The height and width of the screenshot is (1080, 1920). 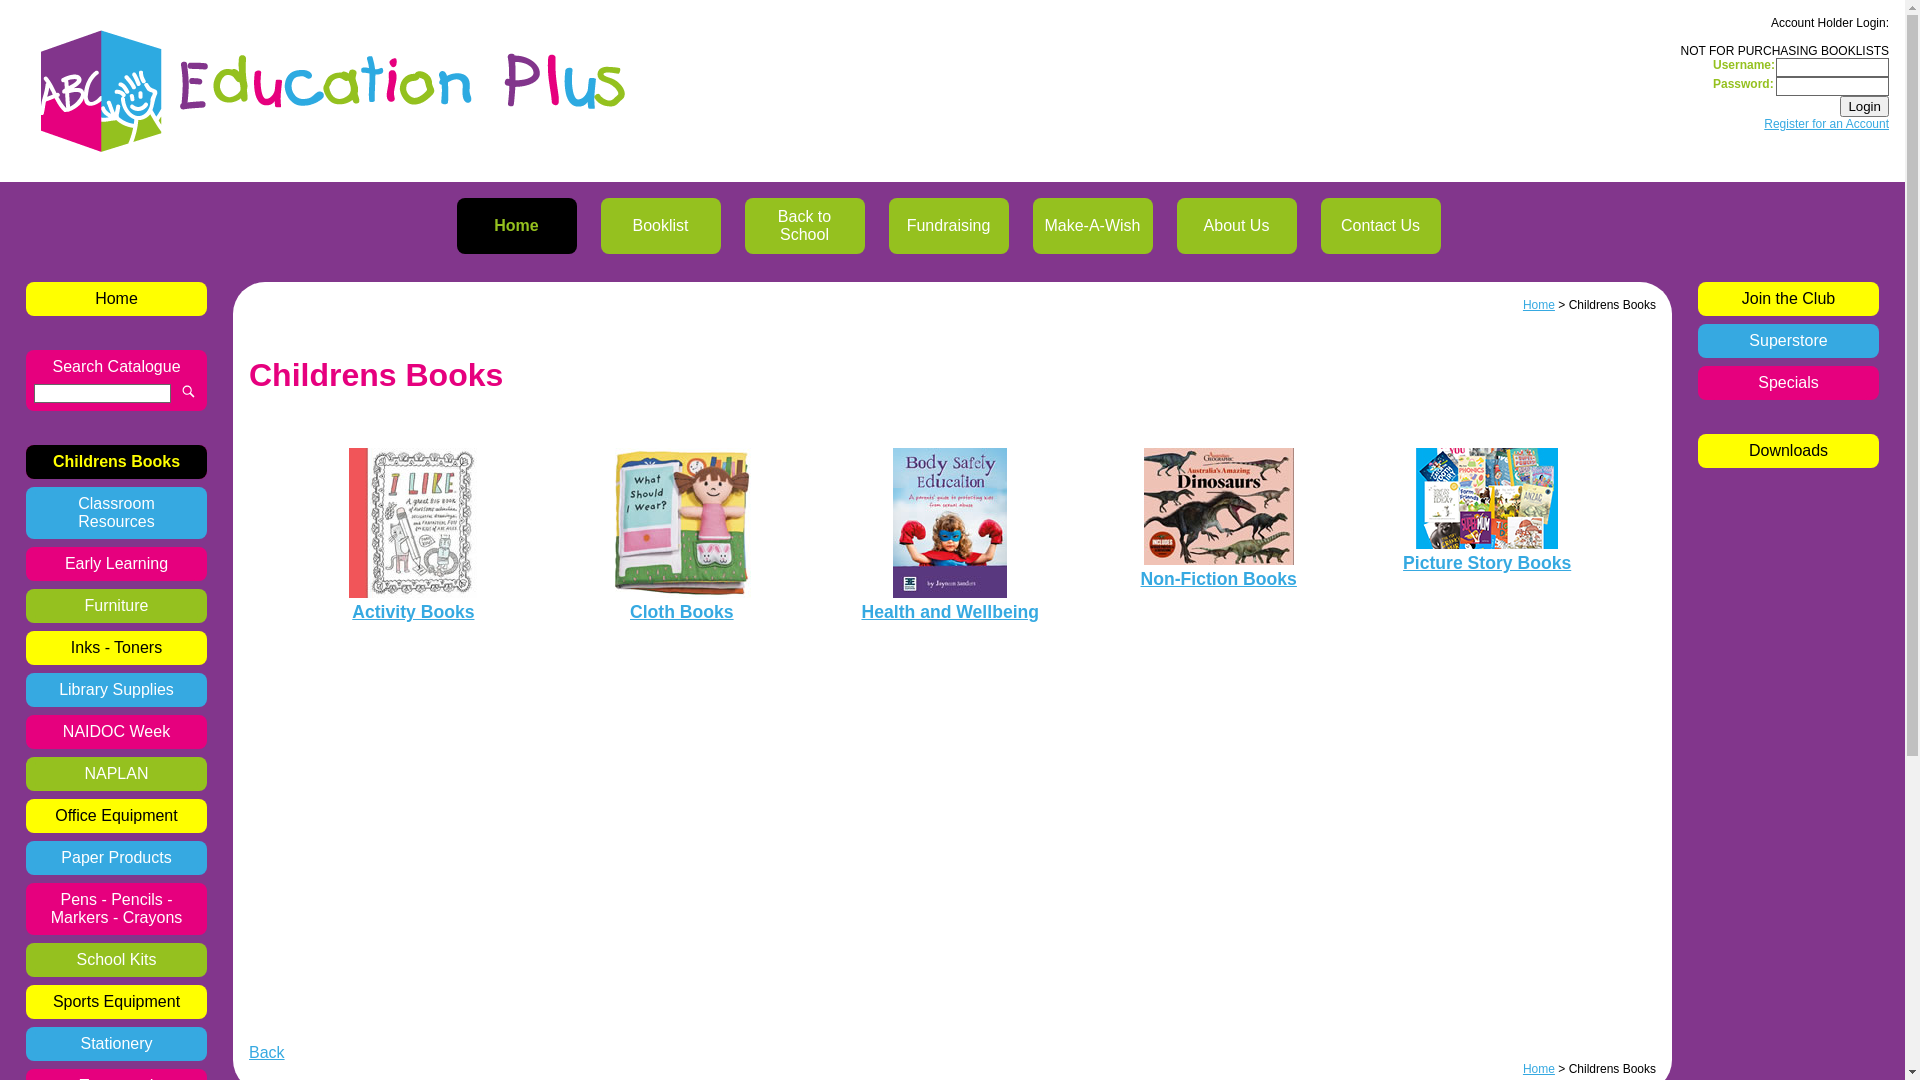 What do you see at coordinates (1788, 451) in the screenshot?
I see `'Downloads'` at bounding box center [1788, 451].